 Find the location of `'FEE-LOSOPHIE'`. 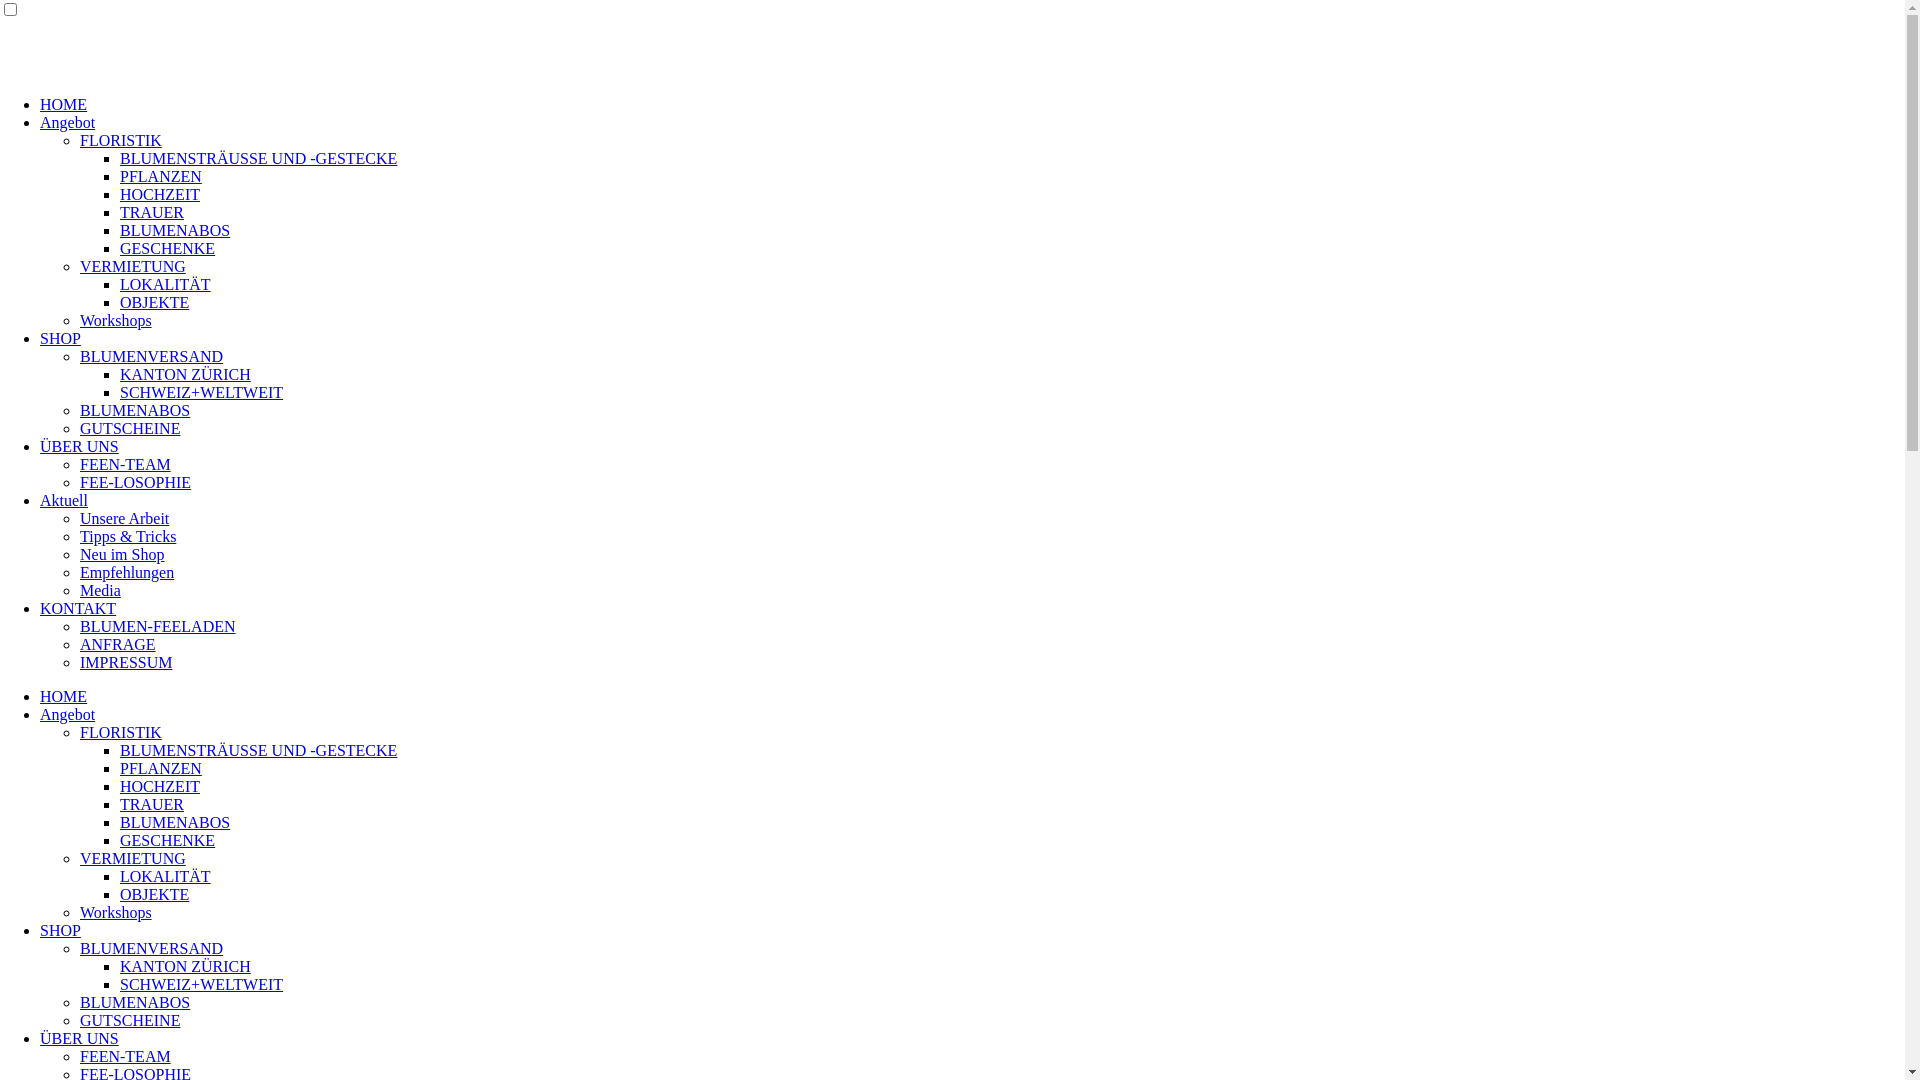

'FEE-LOSOPHIE' is located at coordinates (134, 482).